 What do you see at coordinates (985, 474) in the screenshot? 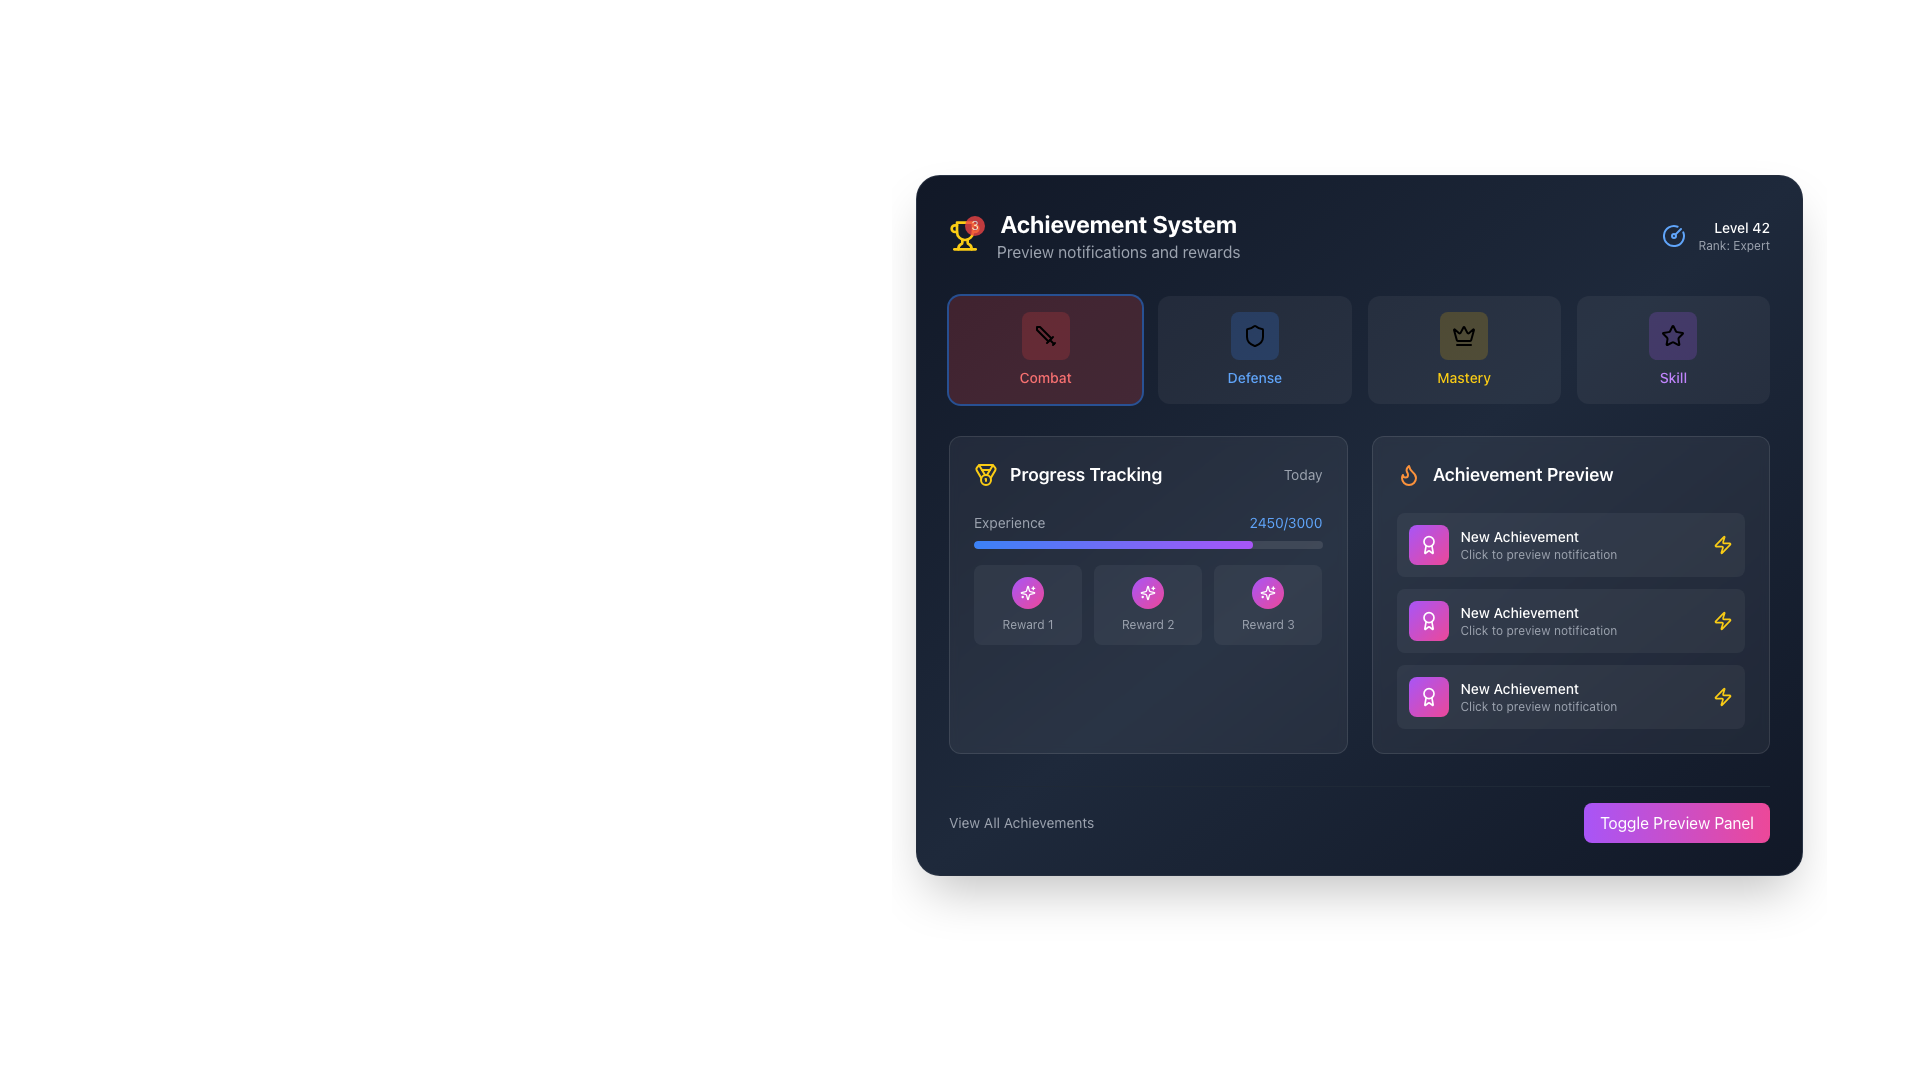
I see `the 'Progress Tracking' icon, which is located to the far left of the 'Progress Tracking' section, adjacent to its text label` at bounding box center [985, 474].